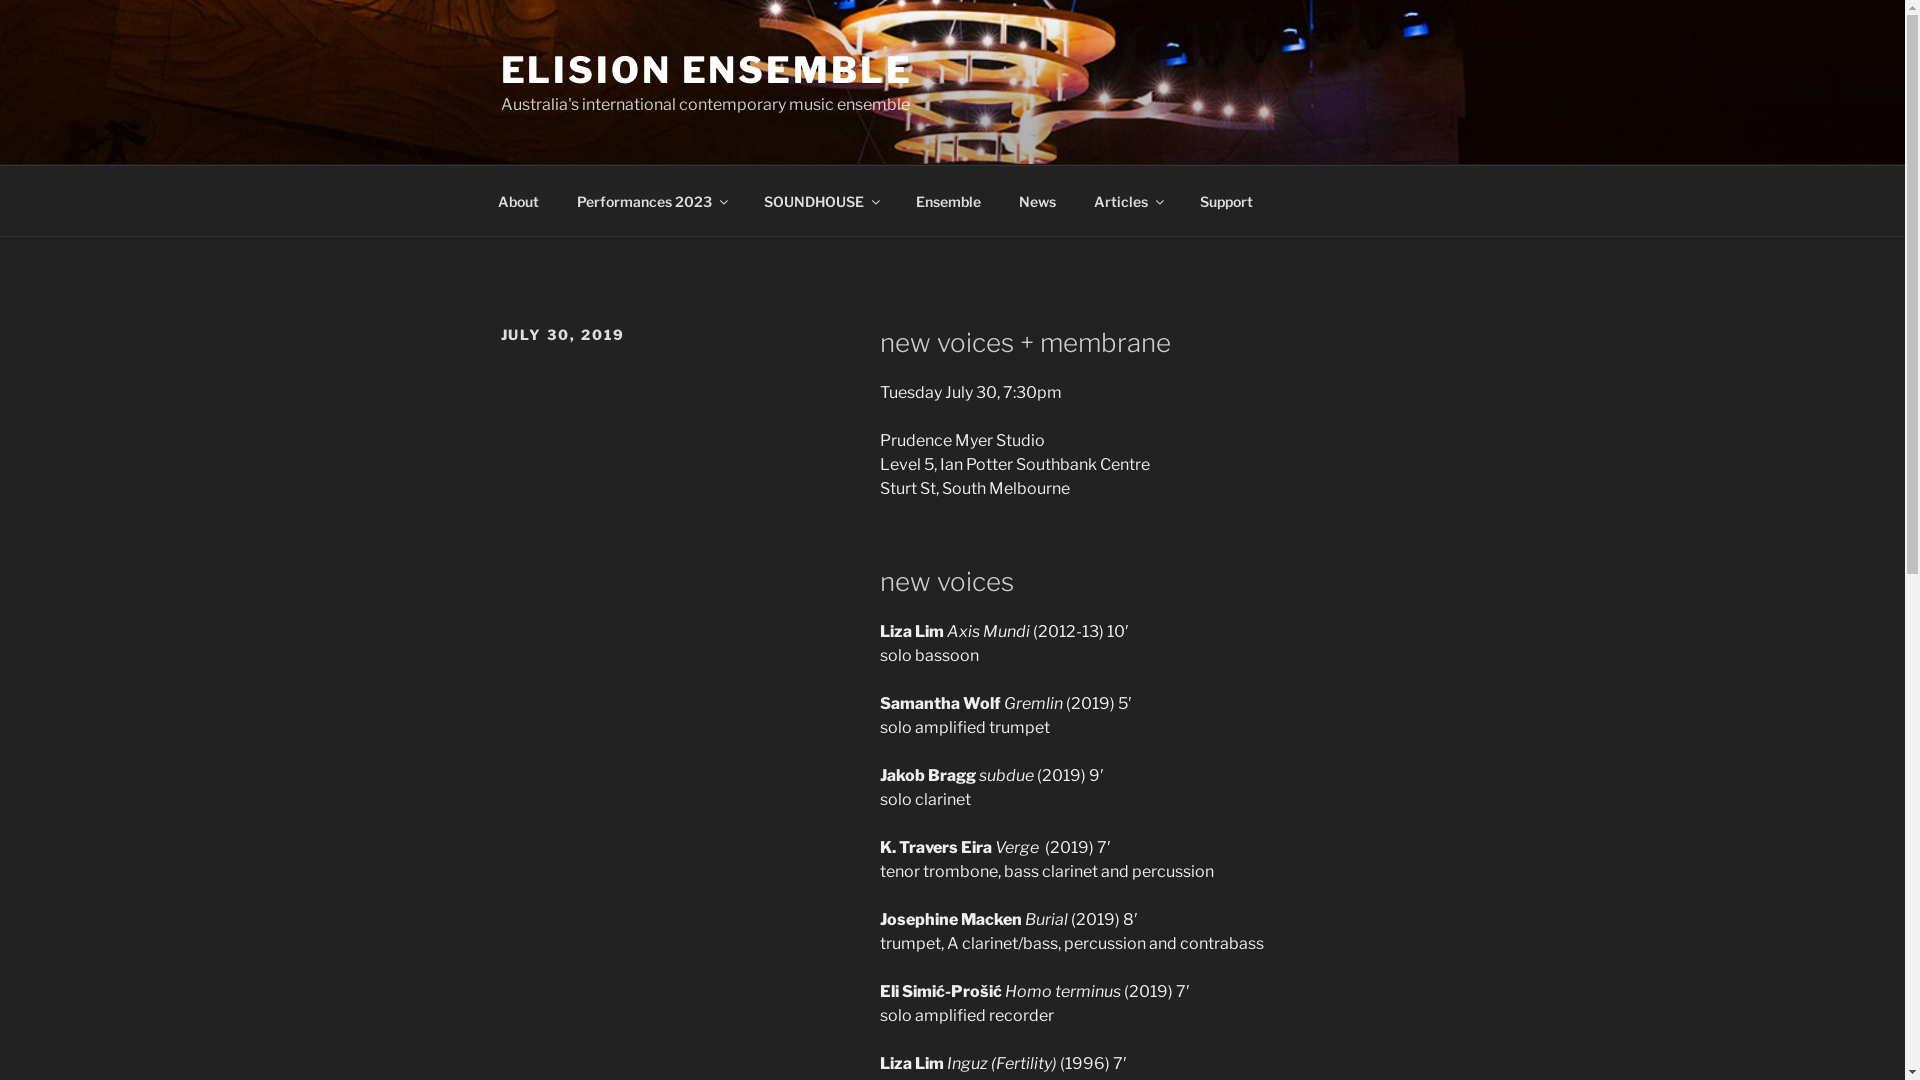 This screenshot has height=1080, width=1920. Describe the element at coordinates (1127, 200) in the screenshot. I see `'Articles'` at that location.